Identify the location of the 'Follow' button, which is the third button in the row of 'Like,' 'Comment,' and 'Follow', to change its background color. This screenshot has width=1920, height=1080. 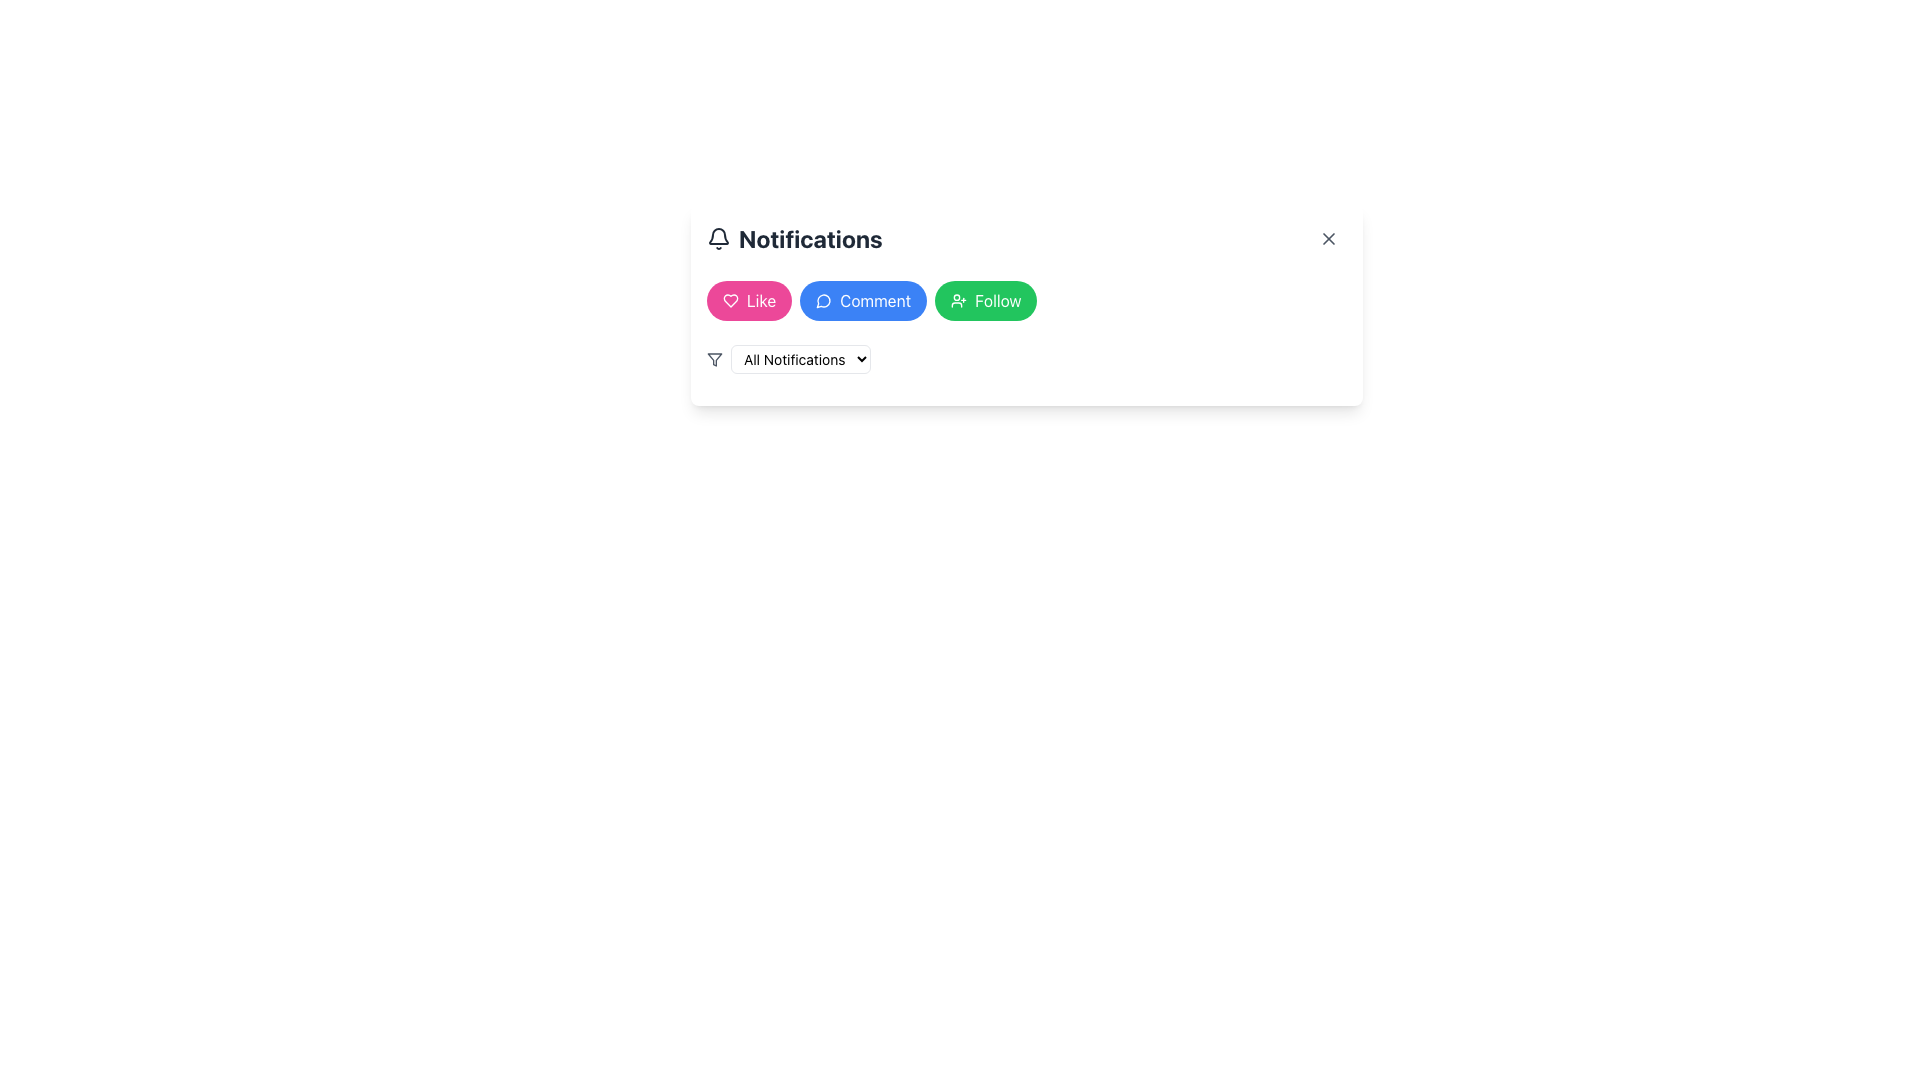
(986, 300).